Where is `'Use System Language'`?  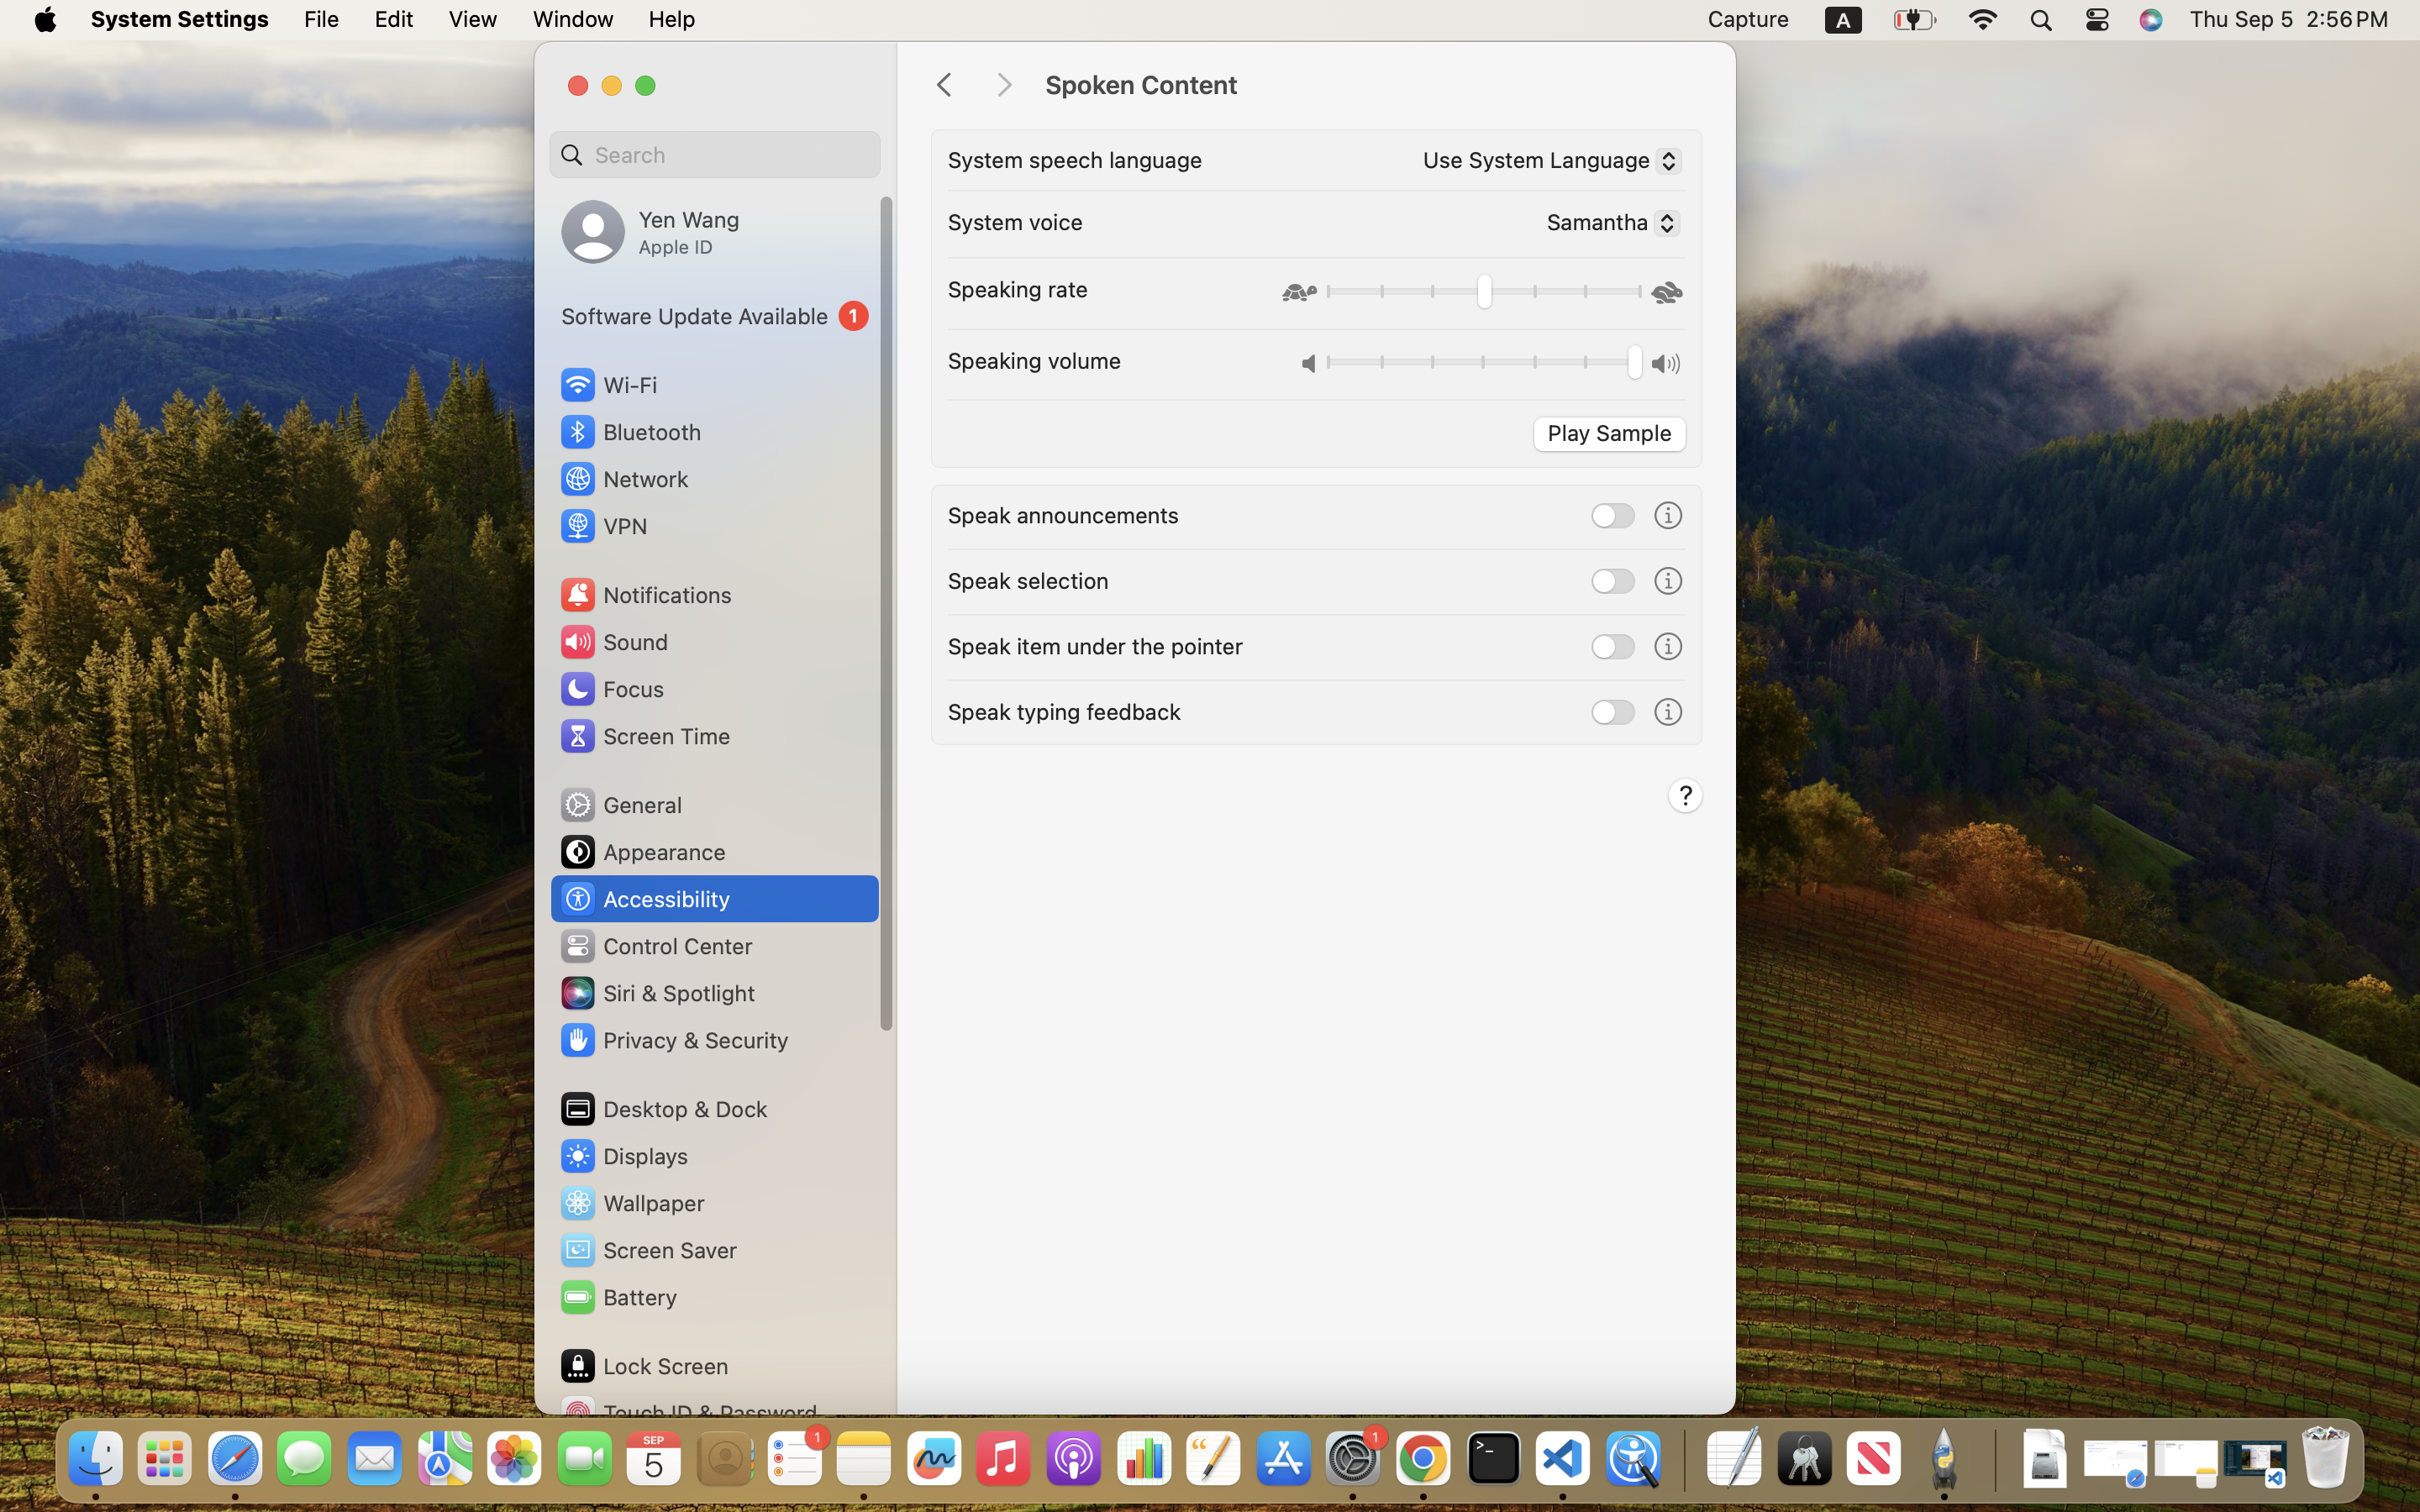
'Use System Language' is located at coordinates (1544, 162).